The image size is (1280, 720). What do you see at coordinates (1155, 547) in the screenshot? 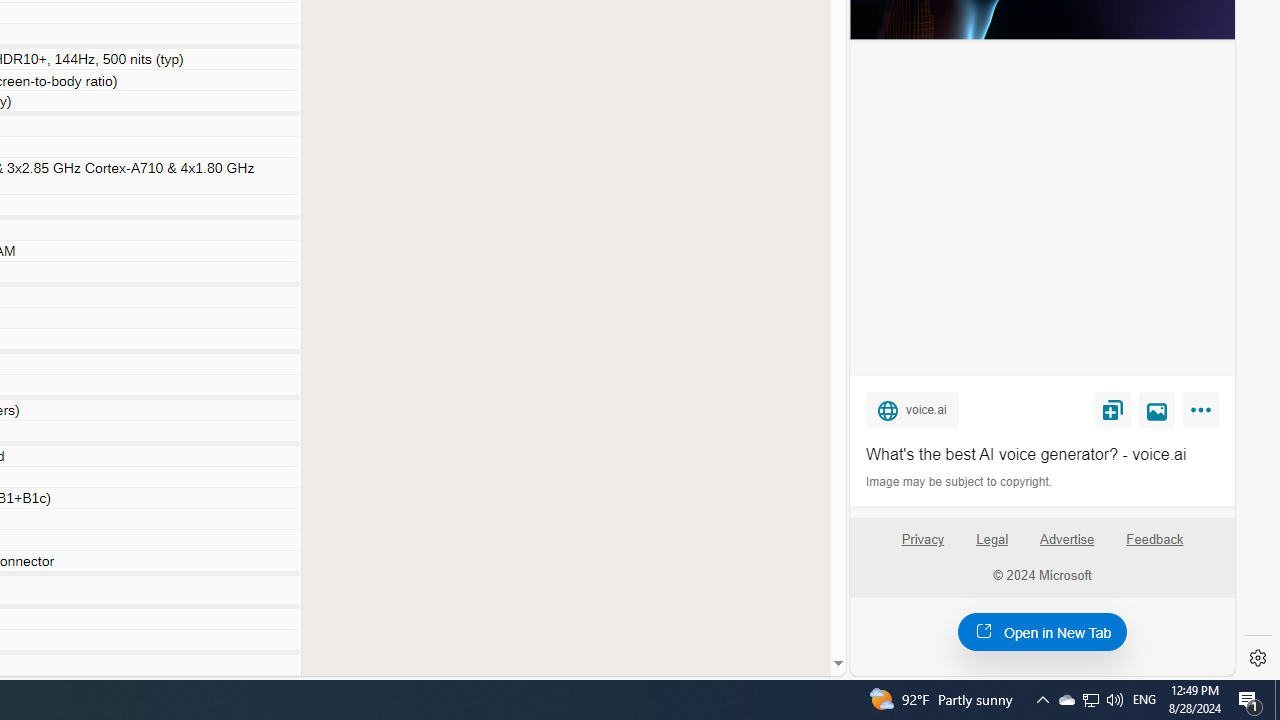
I see `'Feedback'` at bounding box center [1155, 547].